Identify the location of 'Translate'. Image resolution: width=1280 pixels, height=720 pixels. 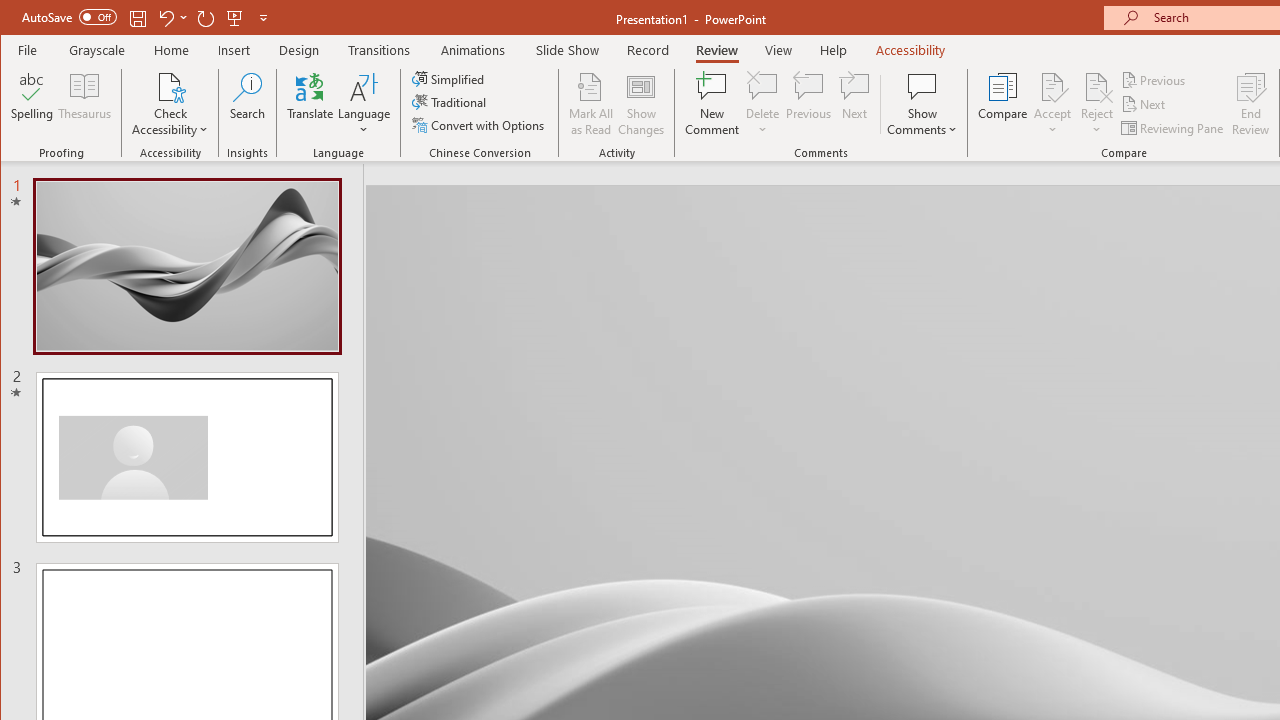
(309, 104).